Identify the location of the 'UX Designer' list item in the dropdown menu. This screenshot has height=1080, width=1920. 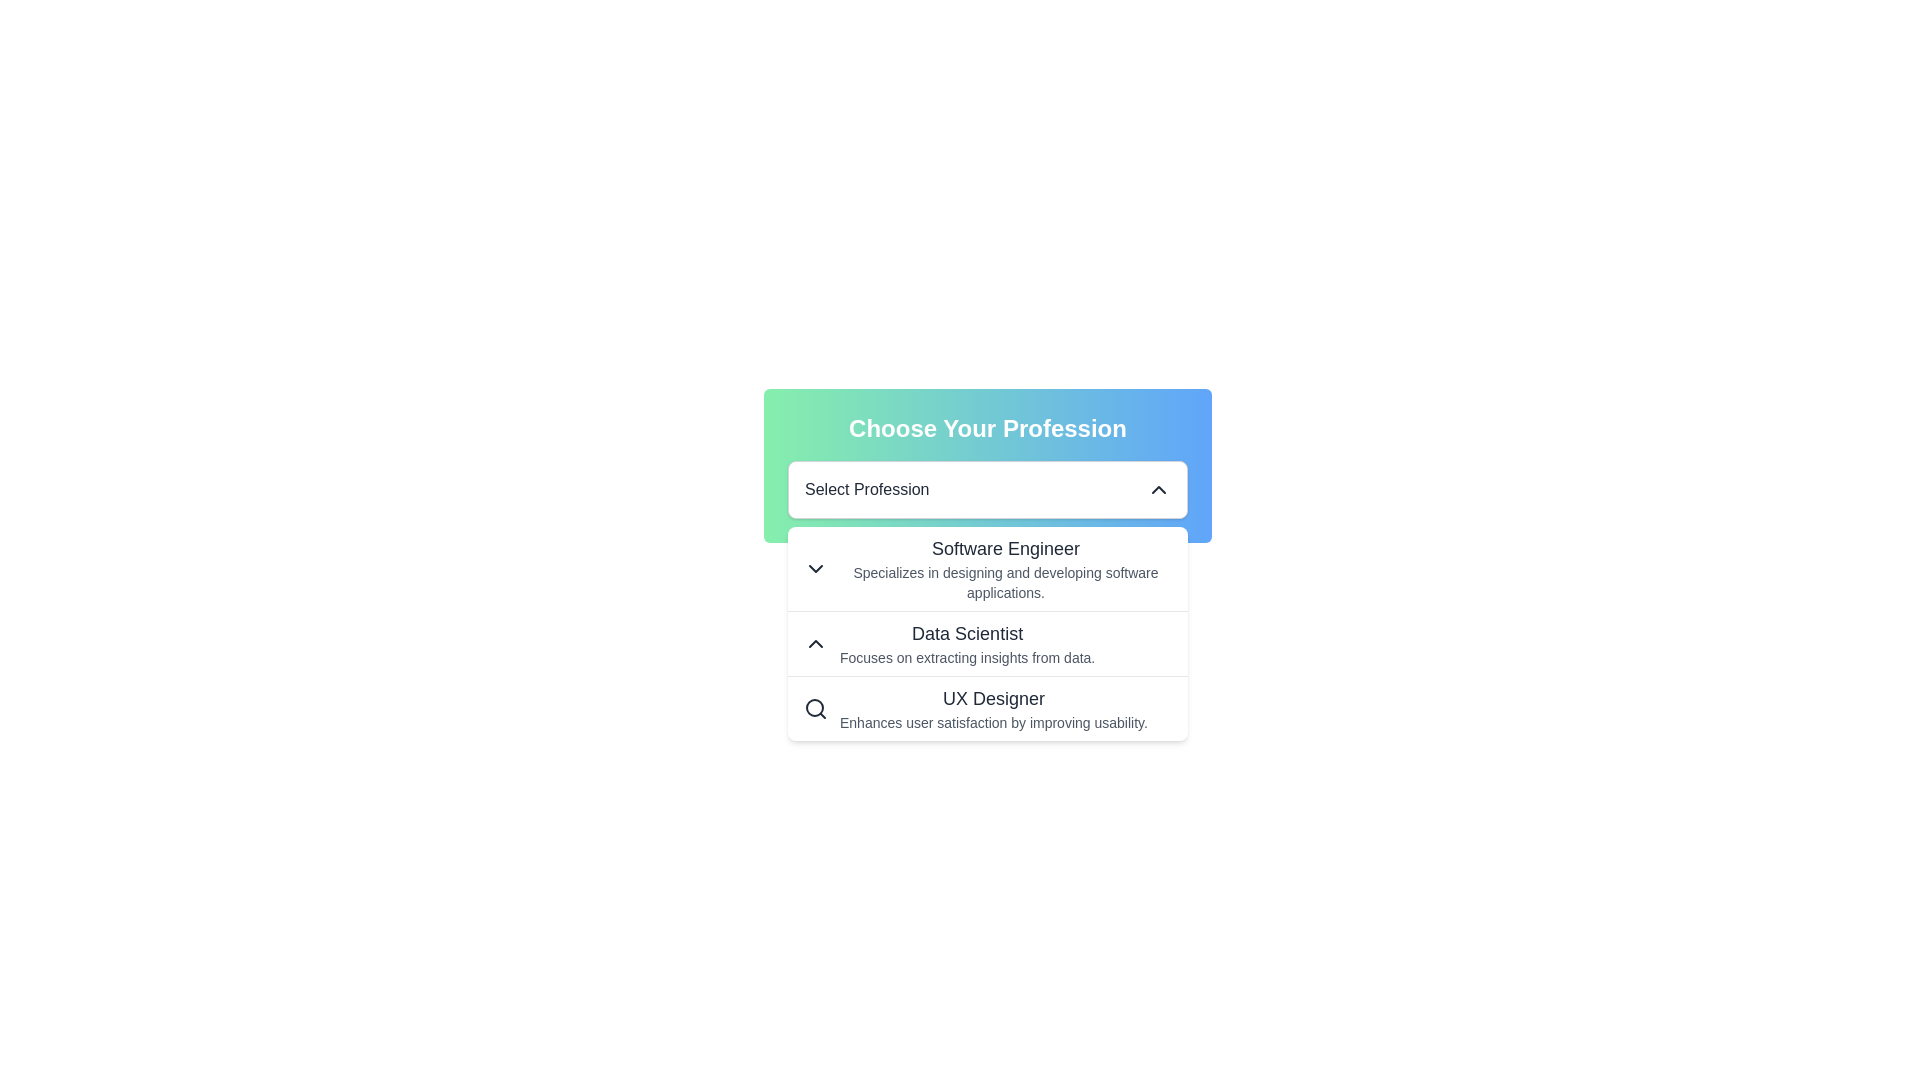
(988, 708).